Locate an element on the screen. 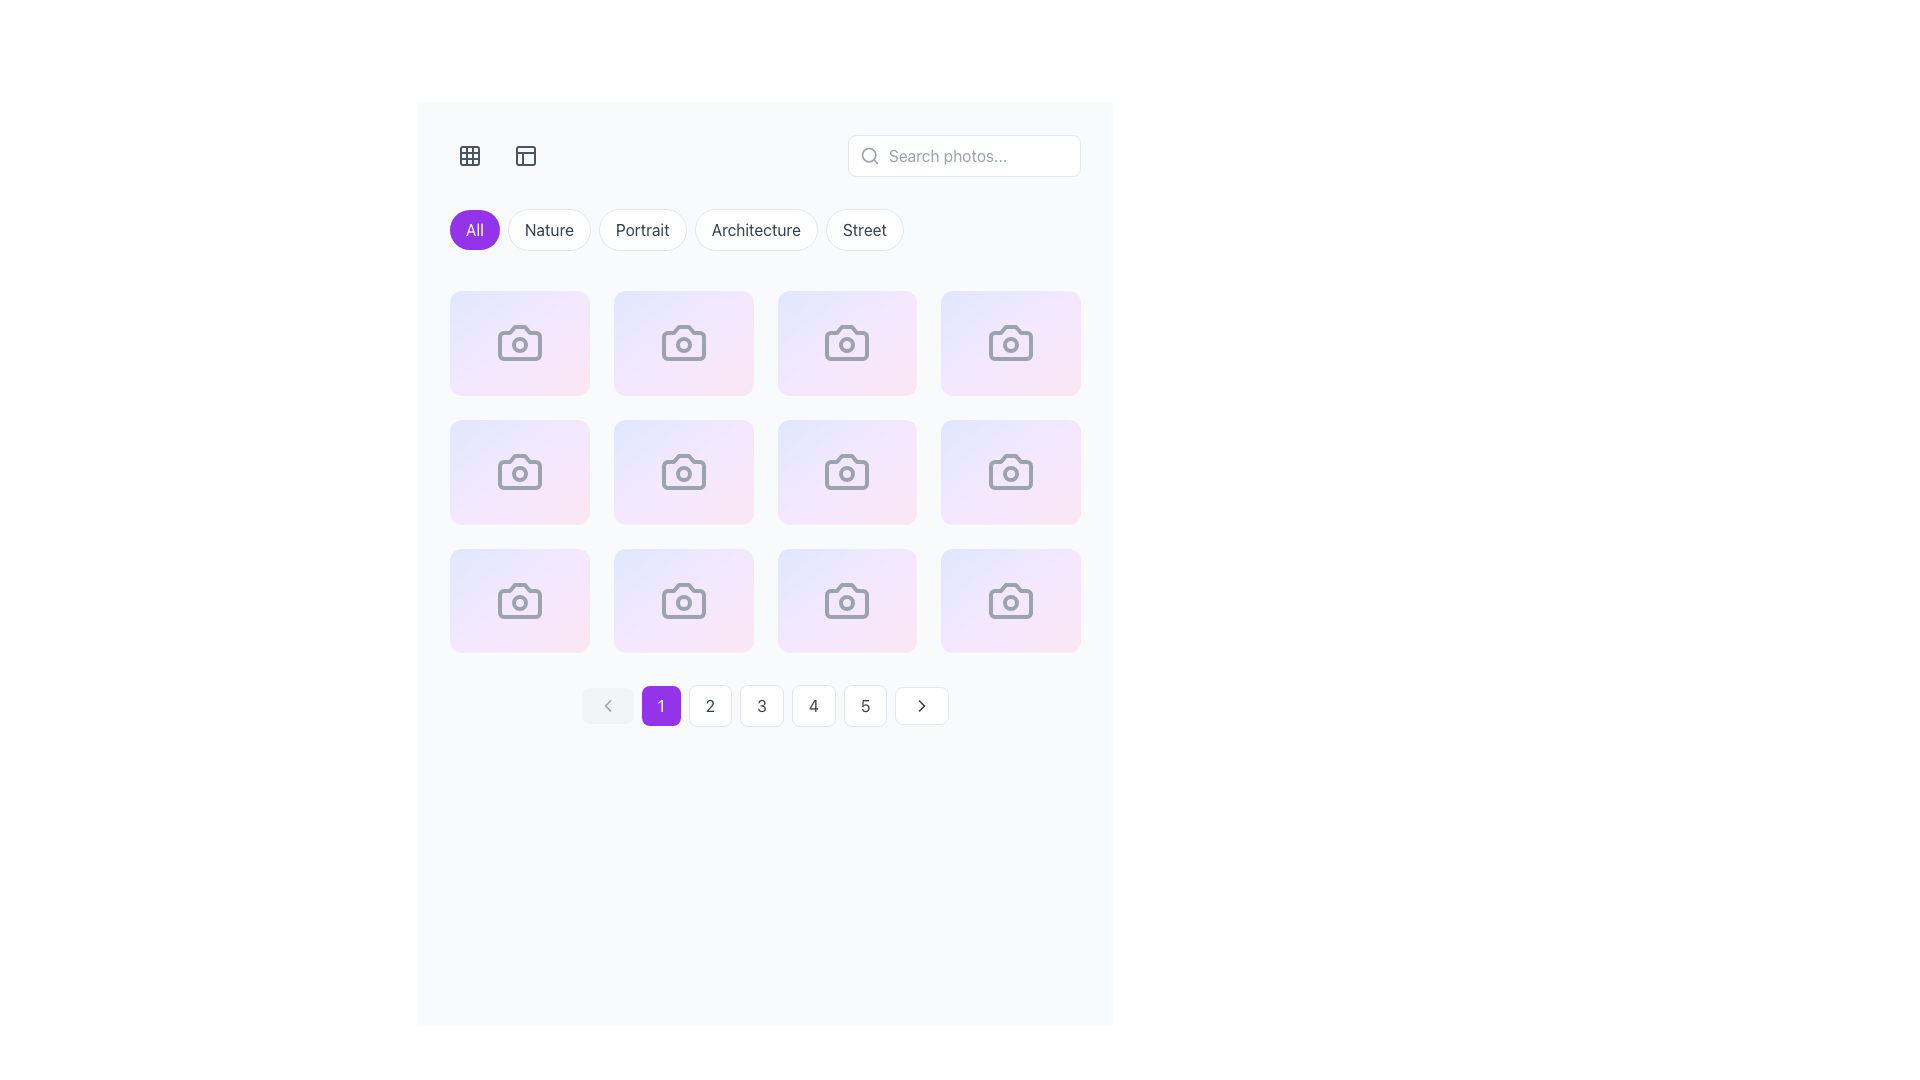 This screenshot has height=1080, width=1920. the Camera icon located at the bottom-right corner of a 3x3 grid layout, positioned adjacent to other camera icons is located at coordinates (1011, 600).